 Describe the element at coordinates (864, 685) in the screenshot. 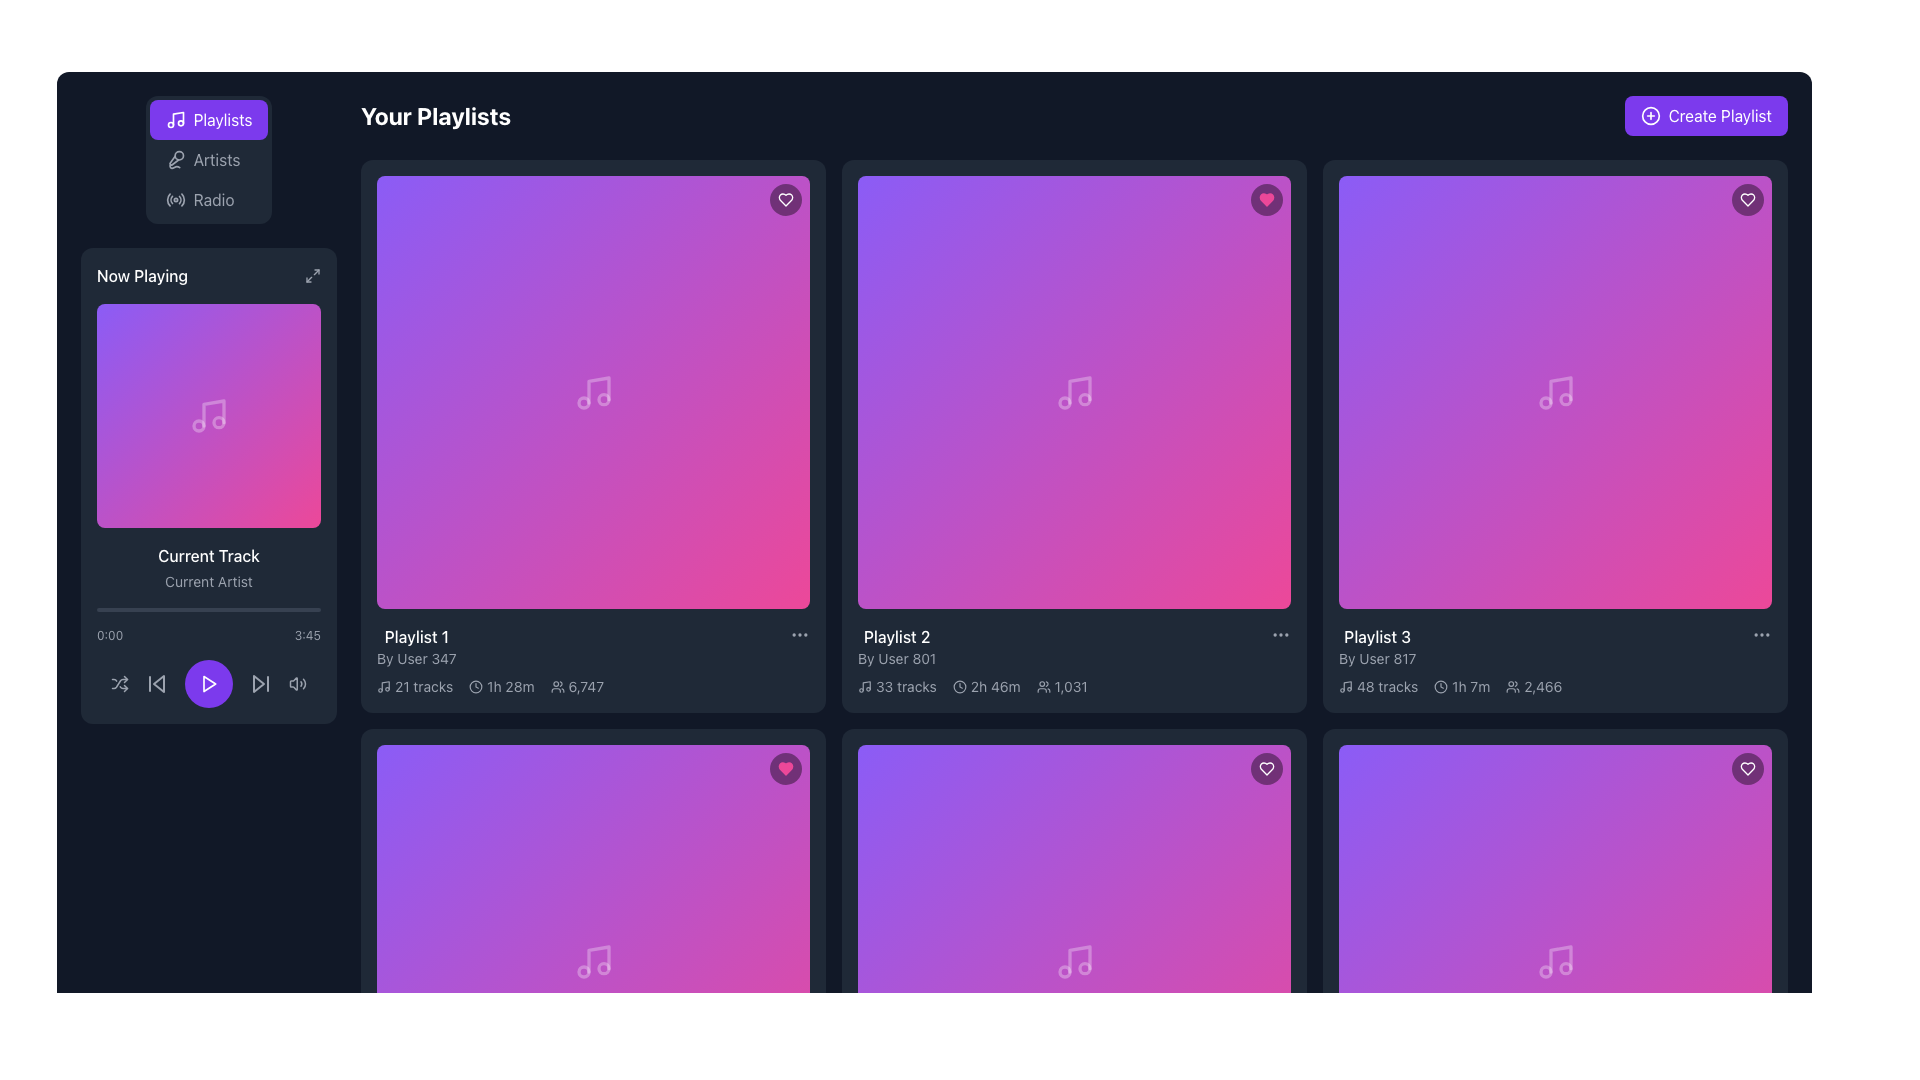

I see `the audio/music icon located beneath the 'Playlist 2' header, to the left of the '33 tracks' text in the second card of the playlist grid` at that location.